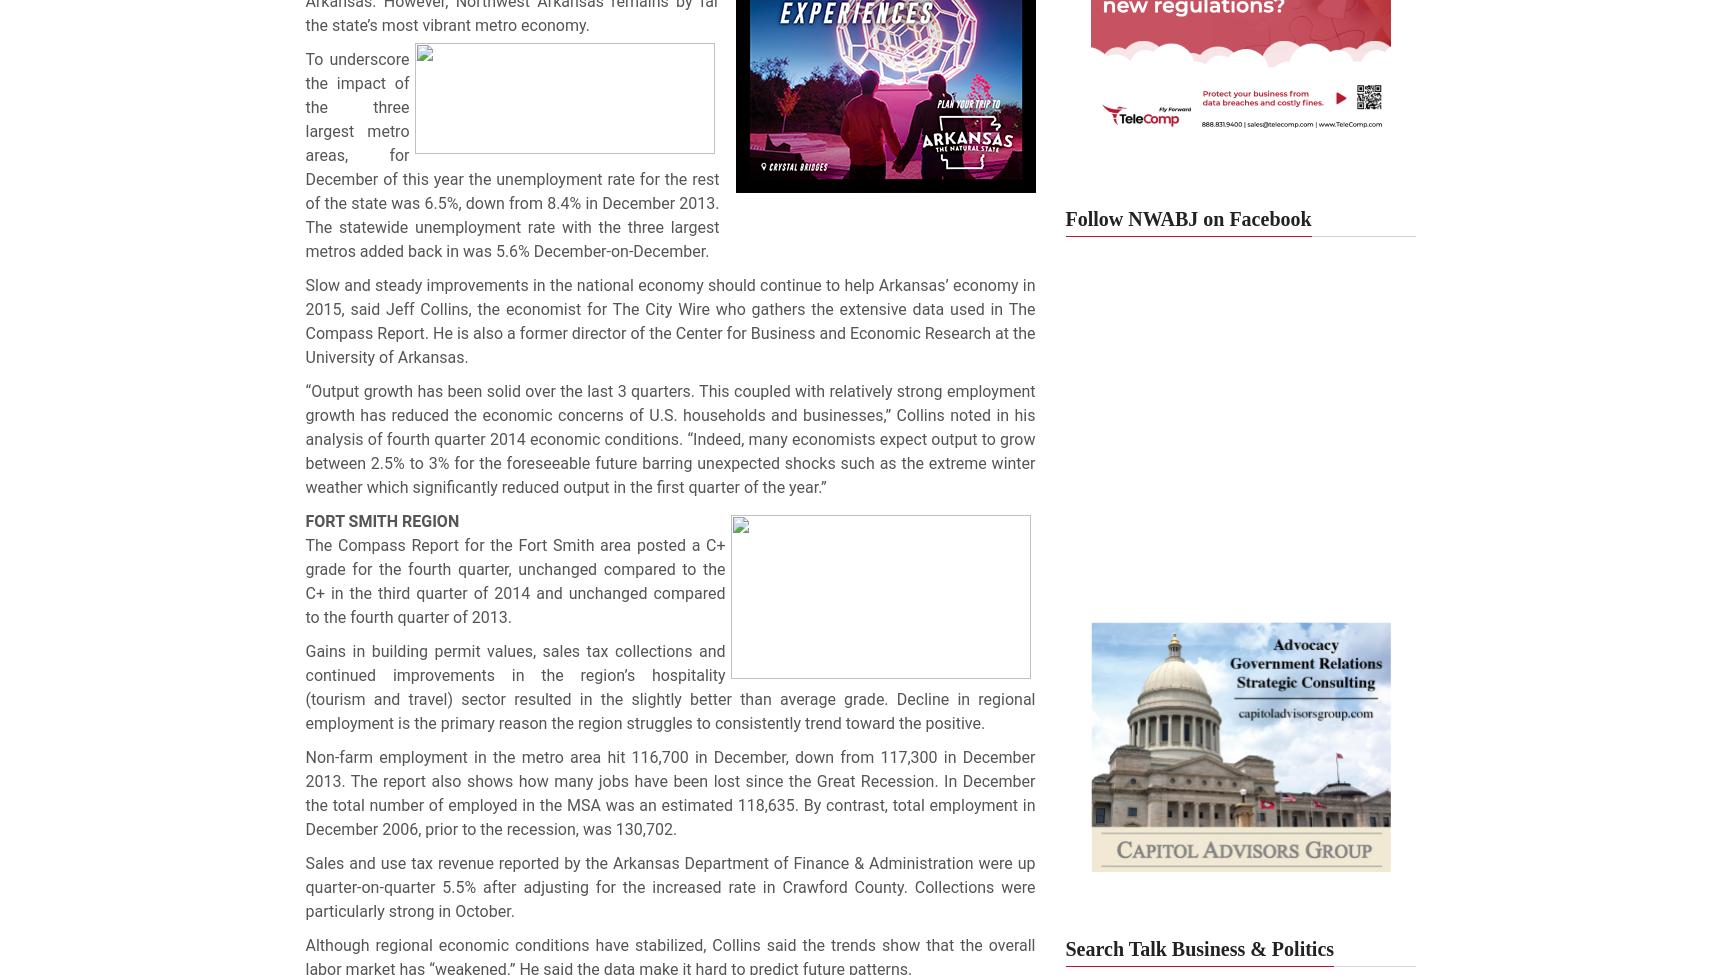  What do you see at coordinates (668, 439) in the screenshot?
I see `'“Output growth has been solid over the last 3 quarters. This coupled with relatively strong employment growth has reduced the economic concerns of U.S. households and businesses,” Collins noted in his analysis of fourth quarter 2014 economic conditions. “Indeed, many economists expect output to grow between 2.5% to 3% for the foreseeable future barring unexpected shocks such as the extreme winter weather which significantly reduced output in the first quarter of the year.”'` at bounding box center [668, 439].